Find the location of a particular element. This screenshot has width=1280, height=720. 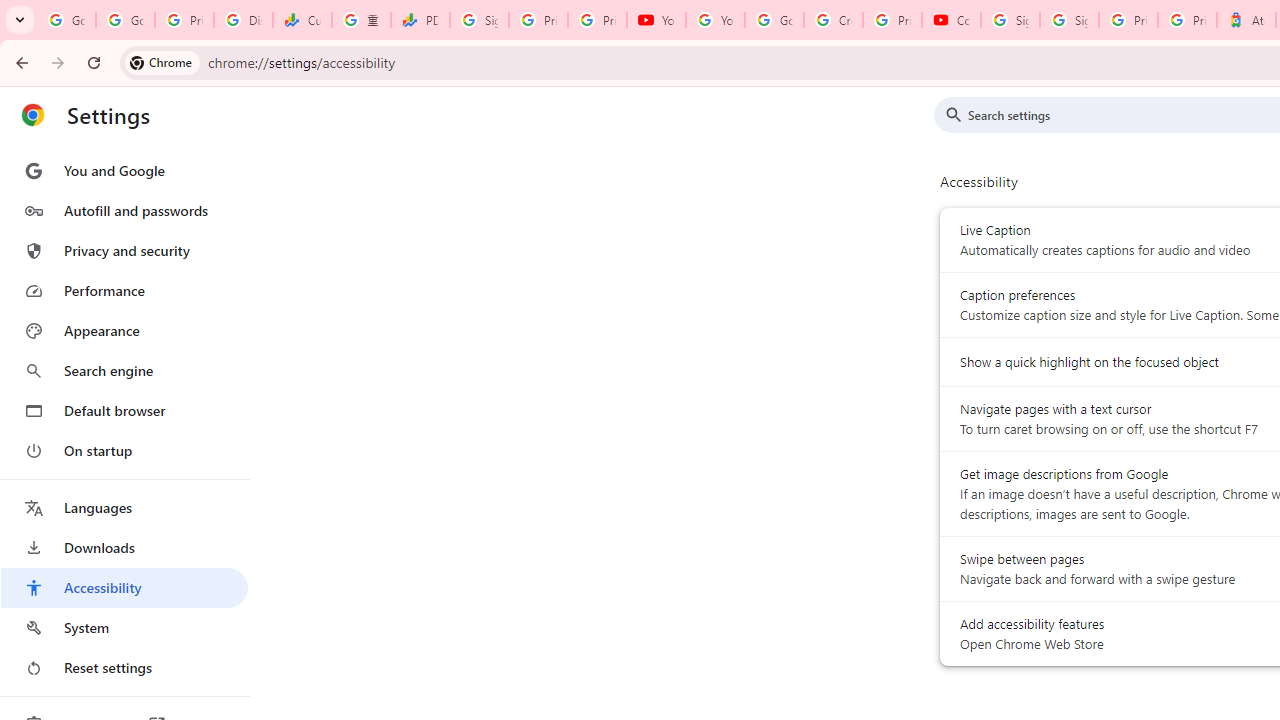

'YouTube' is located at coordinates (656, 20).